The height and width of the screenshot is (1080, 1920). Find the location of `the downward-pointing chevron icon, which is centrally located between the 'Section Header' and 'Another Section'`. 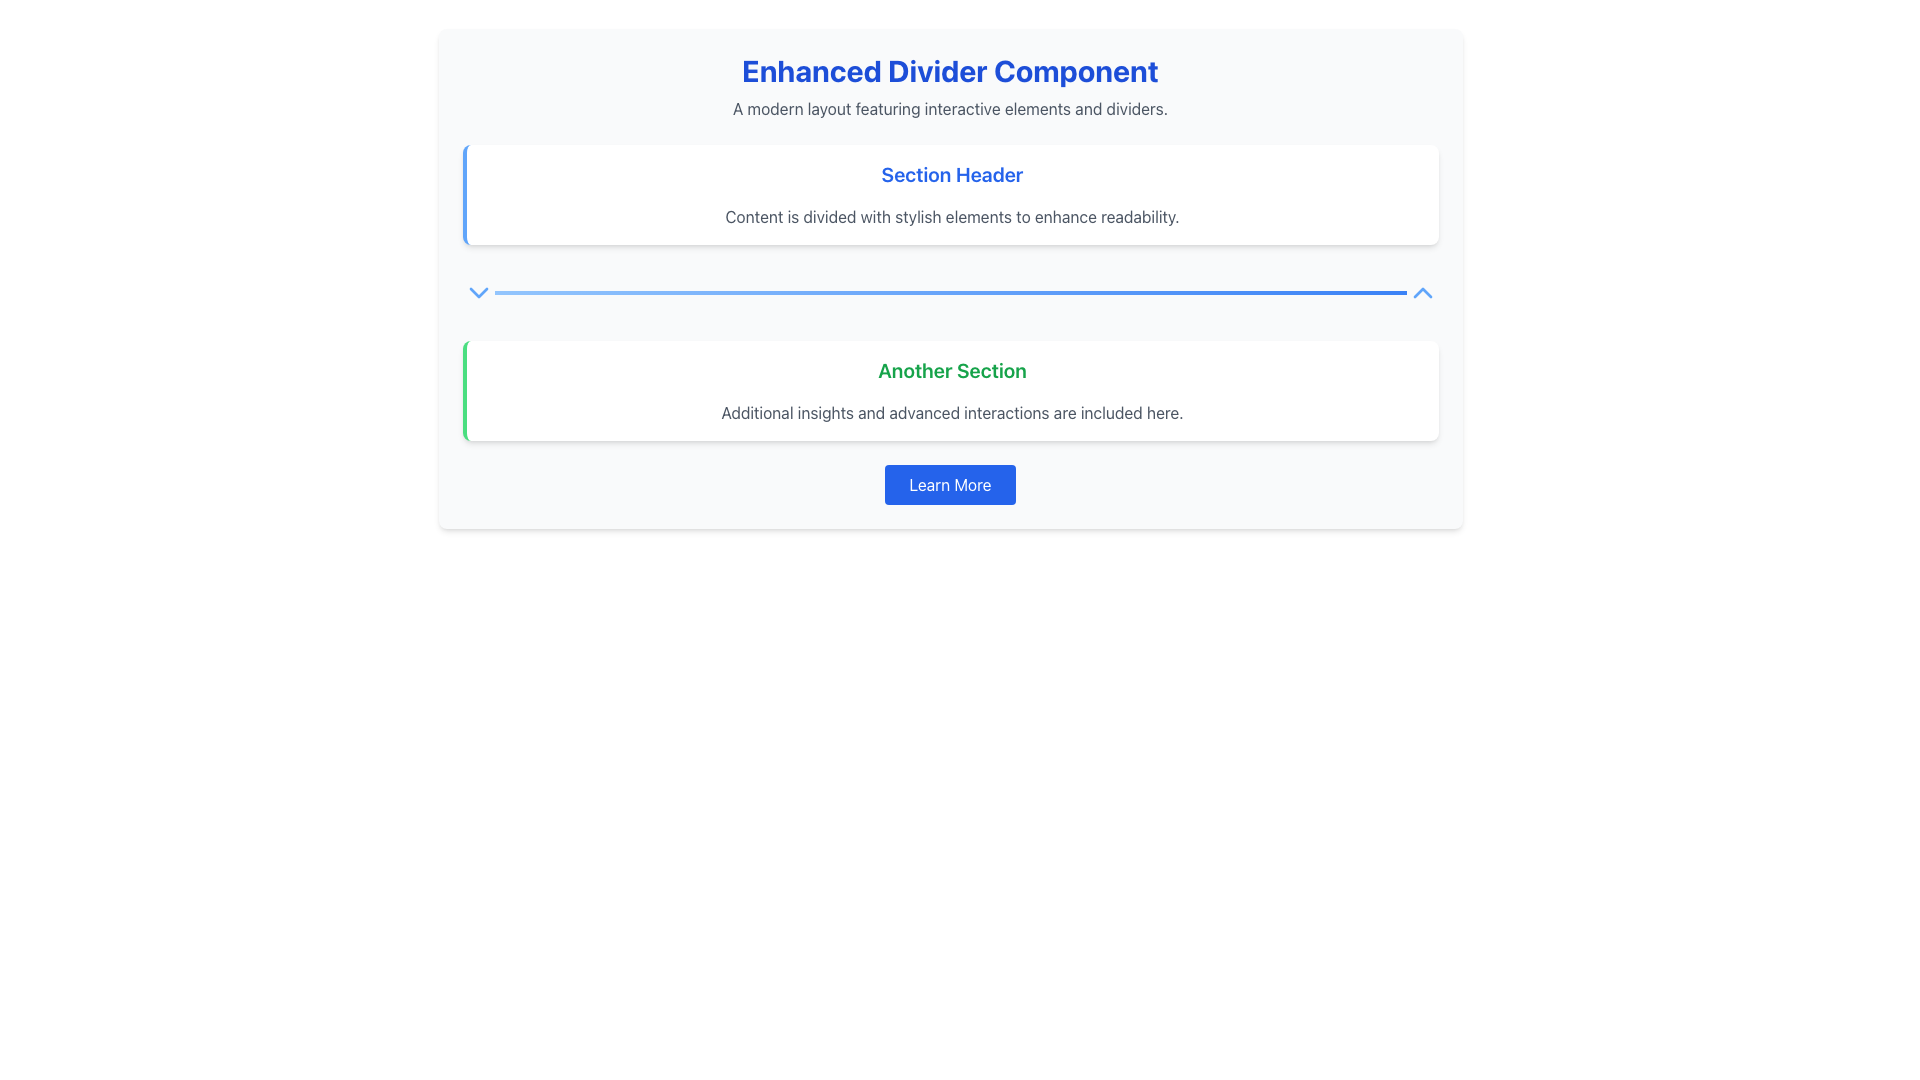

the downward-pointing chevron icon, which is centrally located between the 'Section Header' and 'Another Section' is located at coordinates (477, 293).